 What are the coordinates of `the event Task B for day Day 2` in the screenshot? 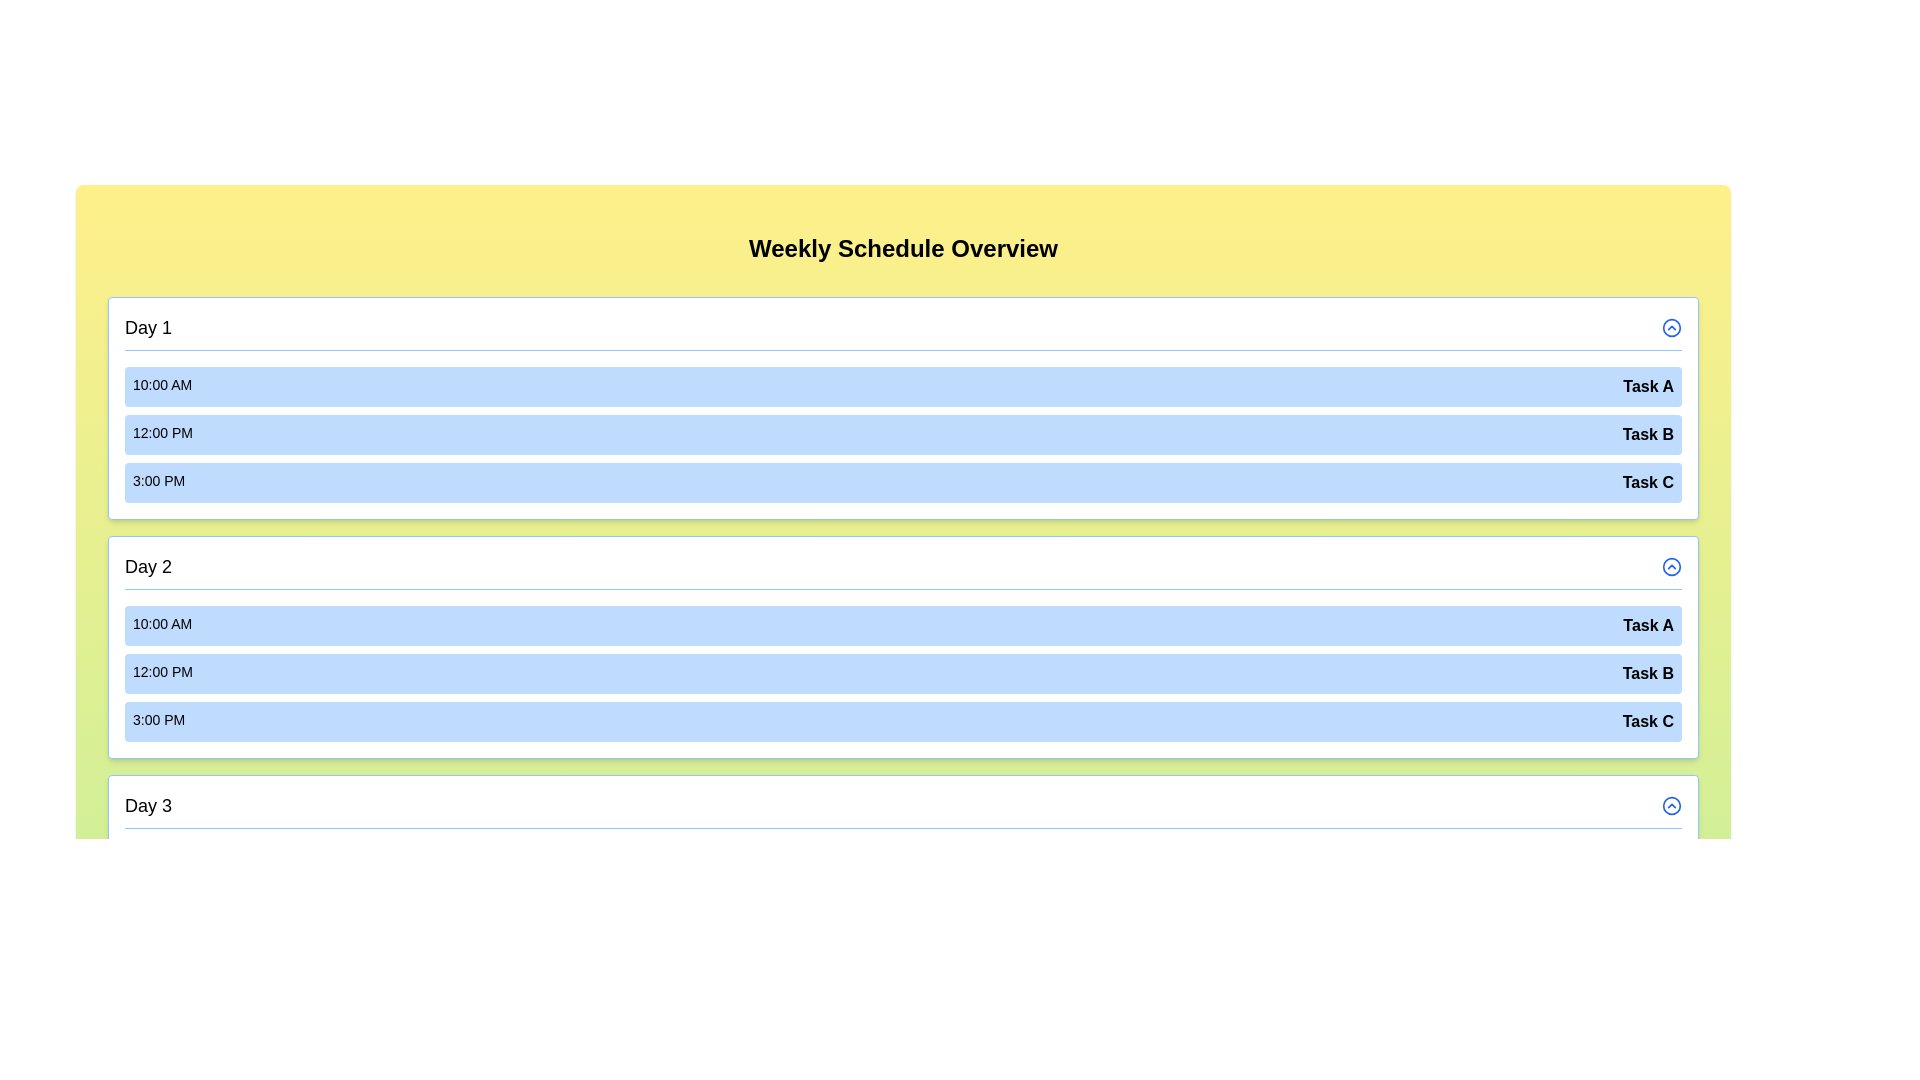 It's located at (902, 674).